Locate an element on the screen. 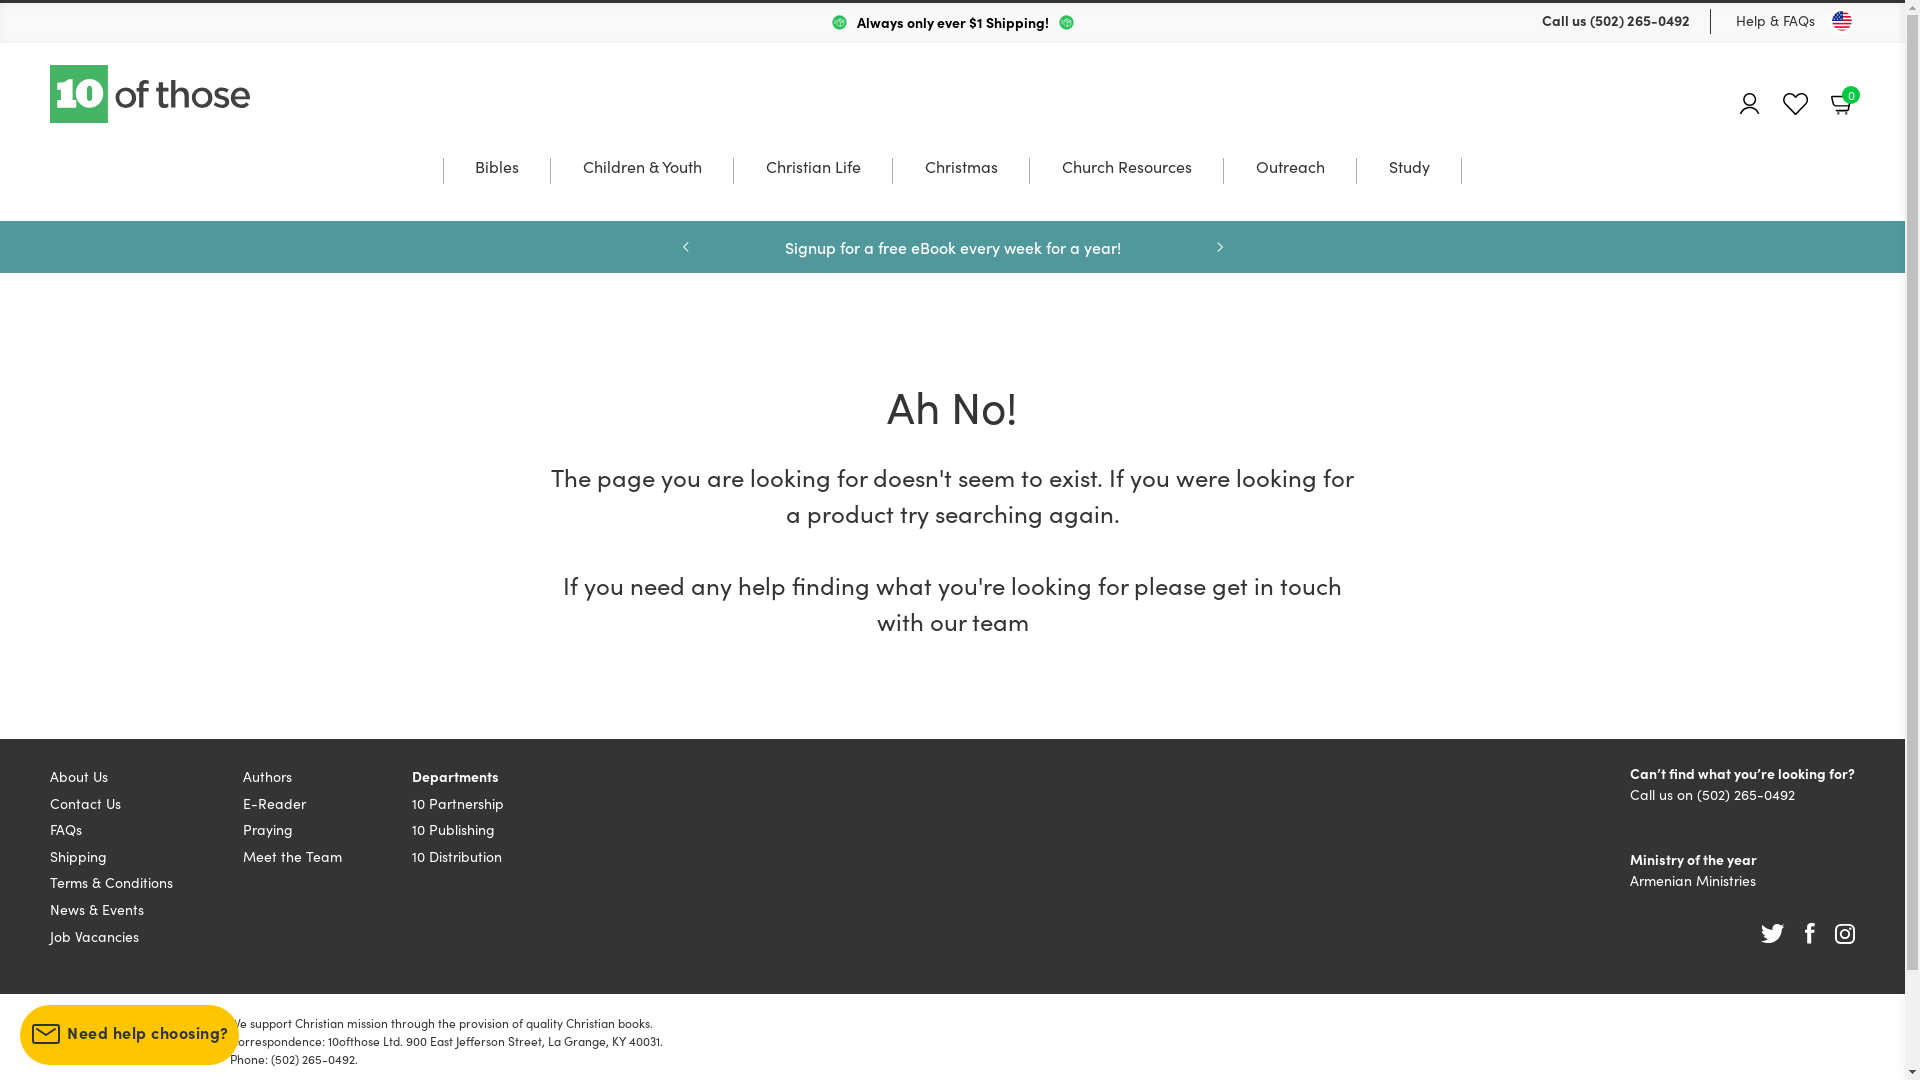 The height and width of the screenshot is (1080, 1920). 'Twitter' is located at coordinates (1772, 933).